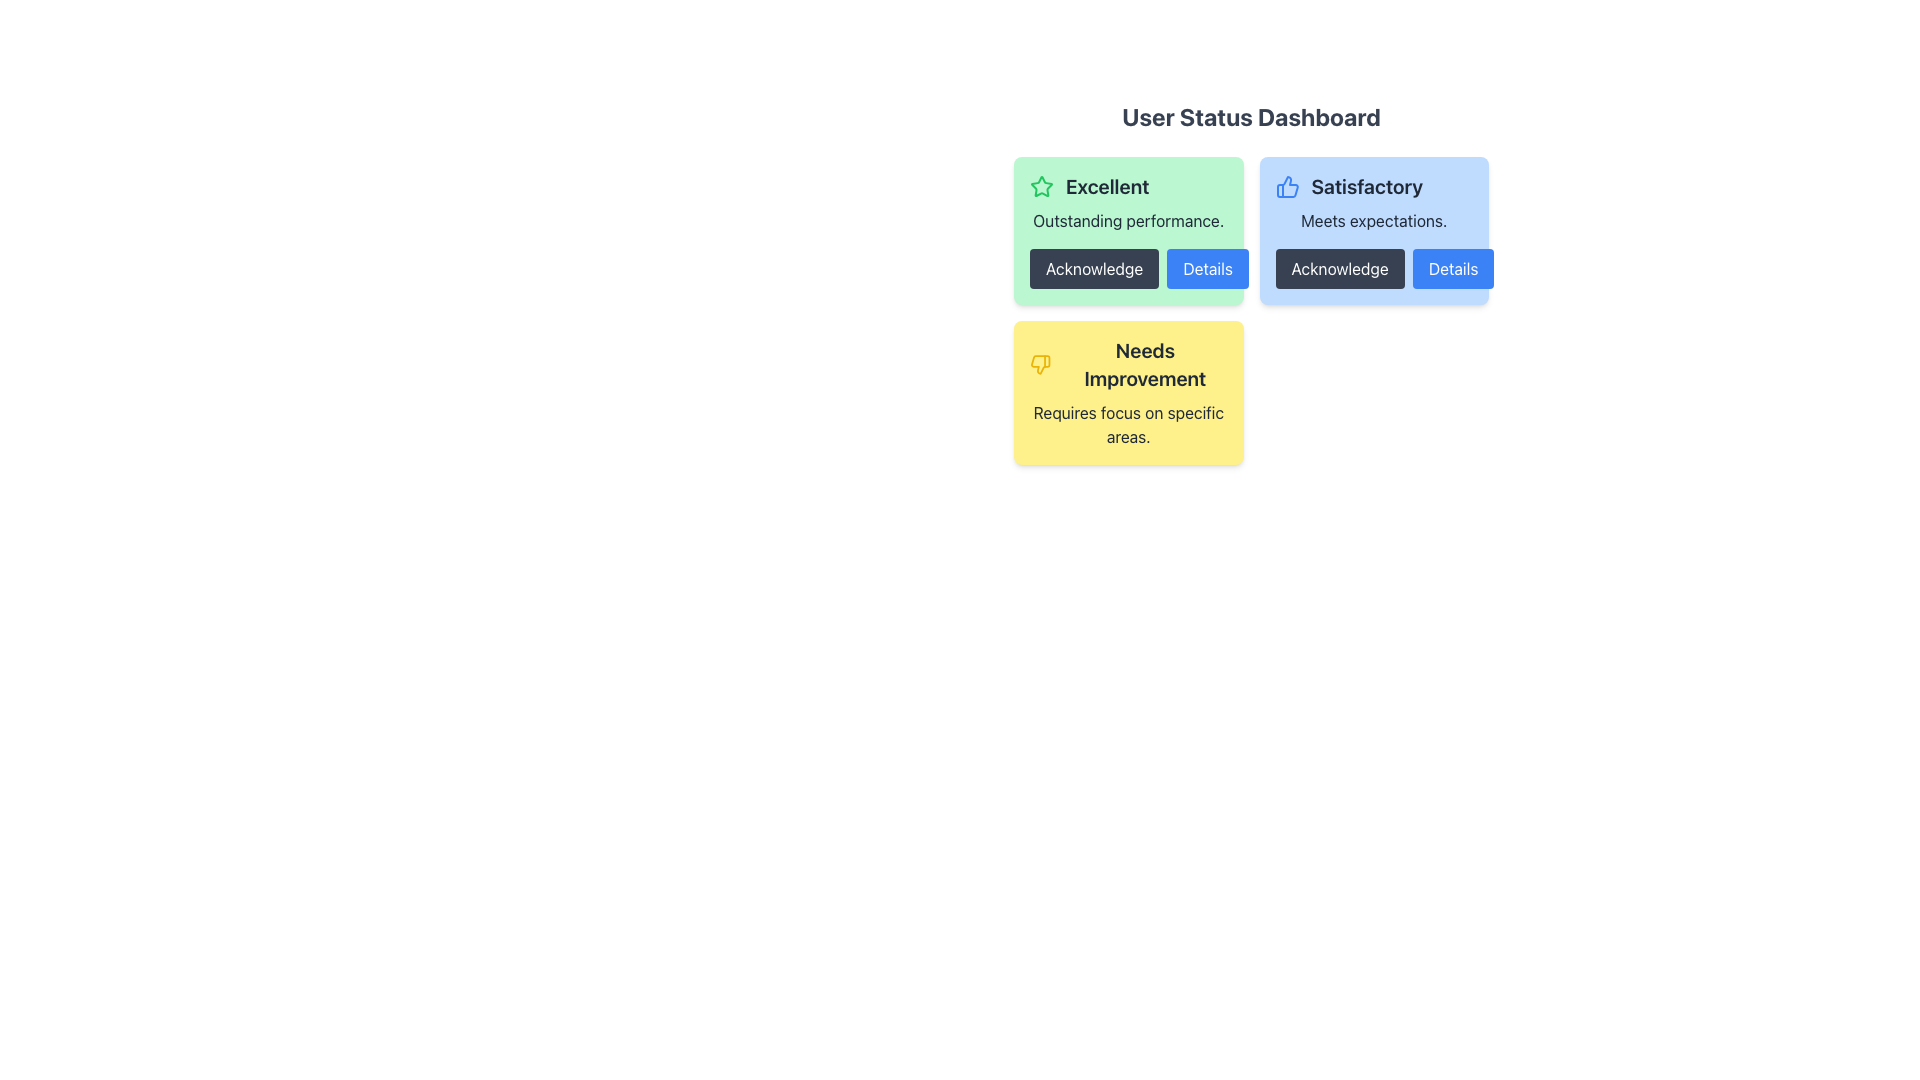 The height and width of the screenshot is (1080, 1920). What do you see at coordinates (1287, 186) in the screenshot?
I see `the thumbs-up icon on the left side of the light blue 'Satisfactory' card, which is located in the top-right position among three cards` at bounding box center [1287, 186].